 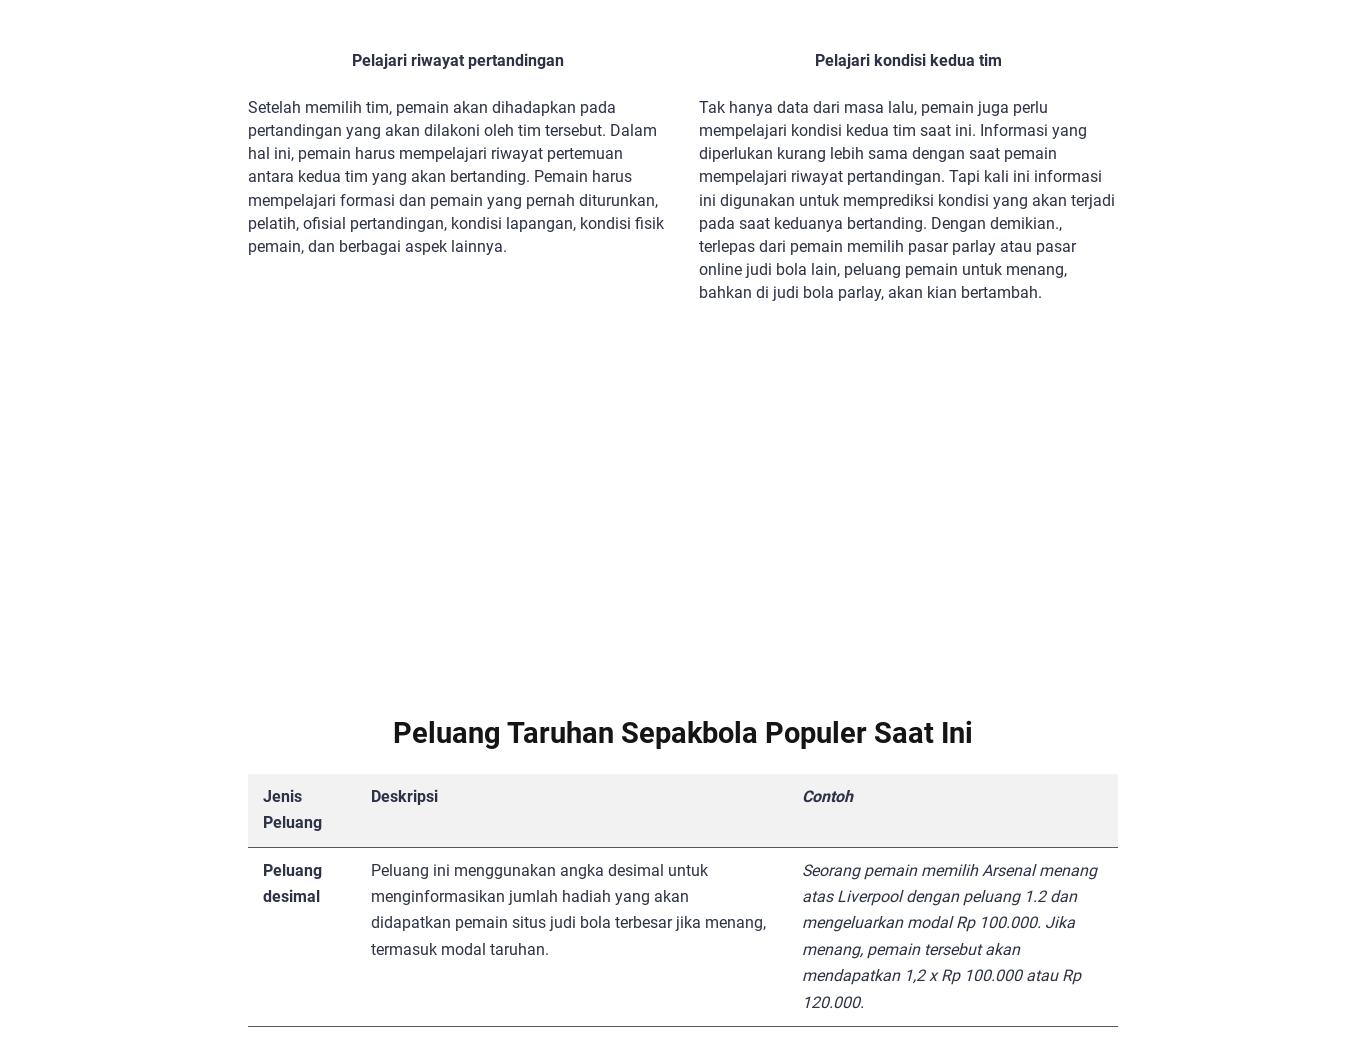 I want to click on 'Tak hanya data dari masa lalu, pemain juga perlu mempelajari kondisi kedua tim saat ini. Informasi yang diperlukan kurang lebih sama dengan saat pemain mempelajari riwayat pertandingan. Tapi kali ini informasi ini digunakan untuk memprediksi kondisi yang akan terjadi pada saat keduanya bertanding. Dengan demikian., terlepas dari pemain memilih pasar parlay atau pasar online judi bola lain, peluang pemain untuk menang, bahkan di judi bola parlay, akan kian bertambah.', so click(x=905, y=198).